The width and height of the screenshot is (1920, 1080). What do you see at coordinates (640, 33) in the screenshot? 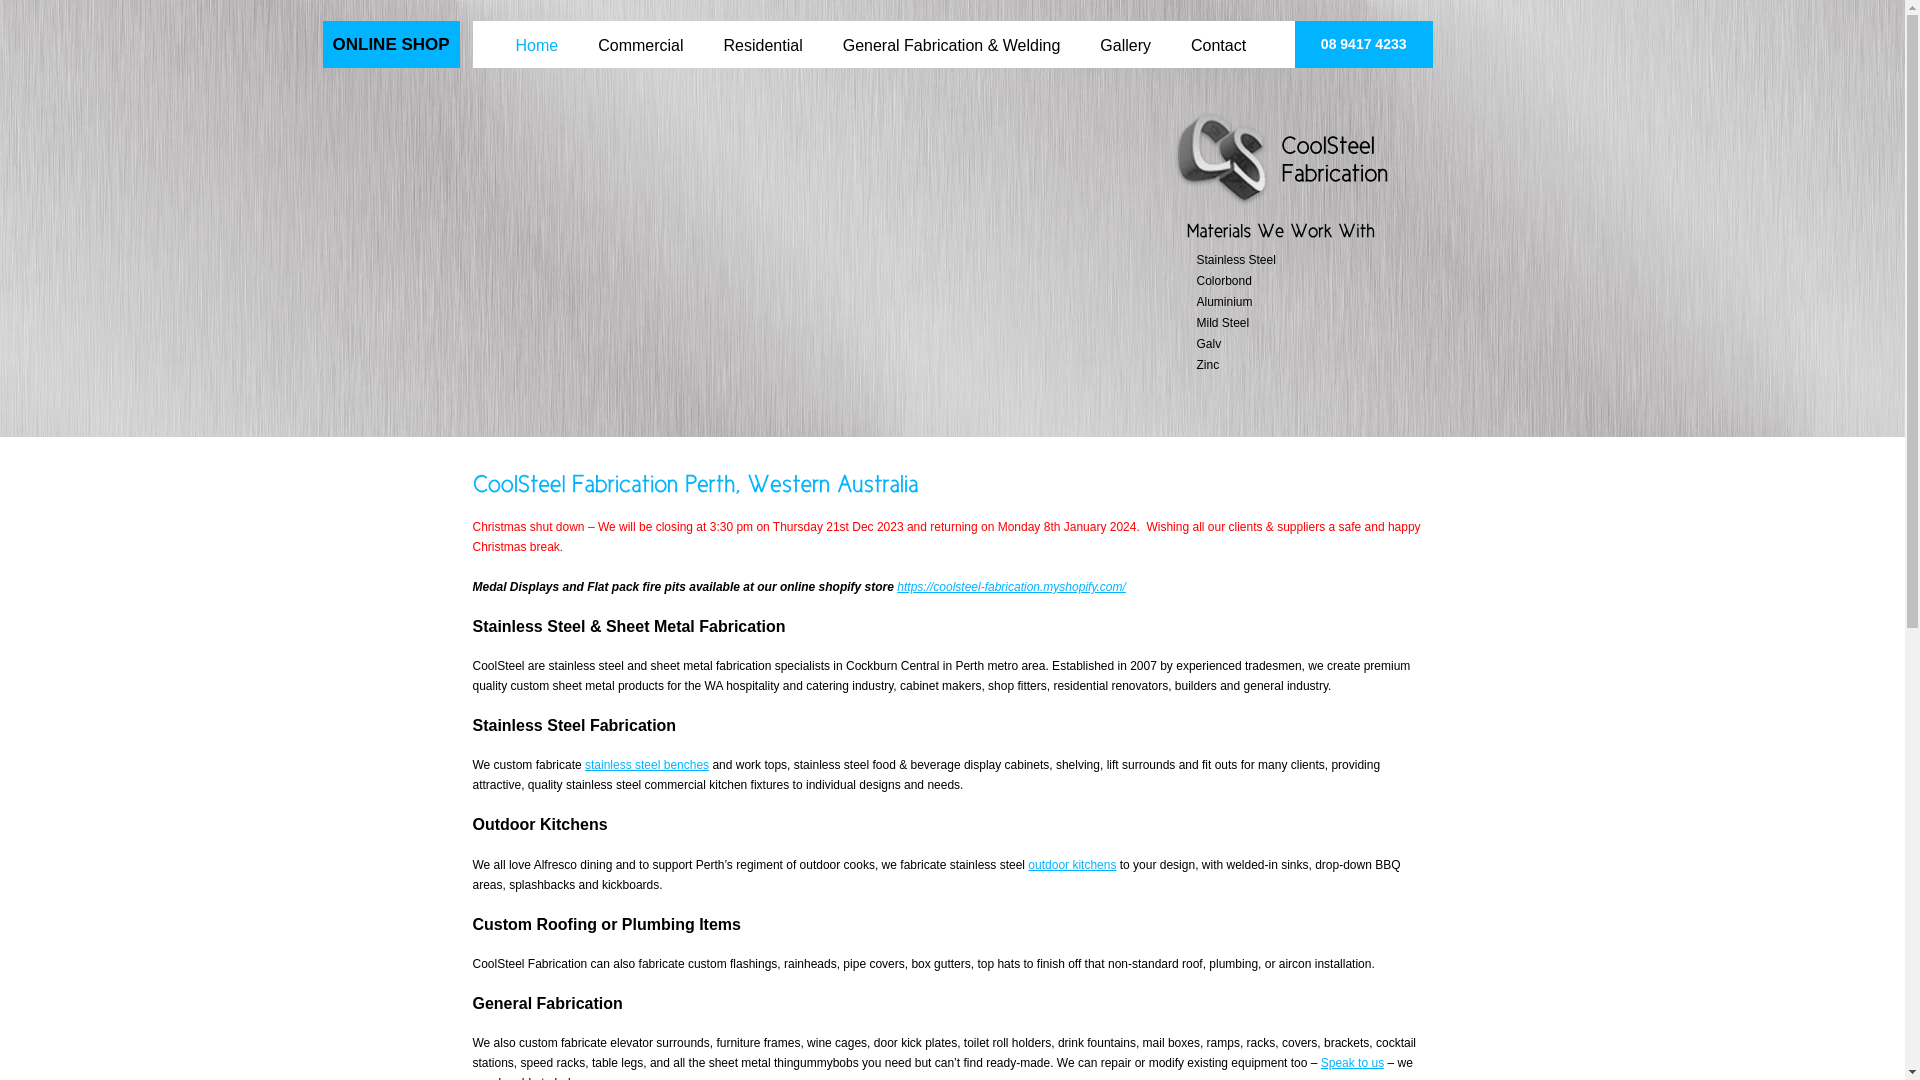
I see `'Commercial'` at bounding box center [640, 33].